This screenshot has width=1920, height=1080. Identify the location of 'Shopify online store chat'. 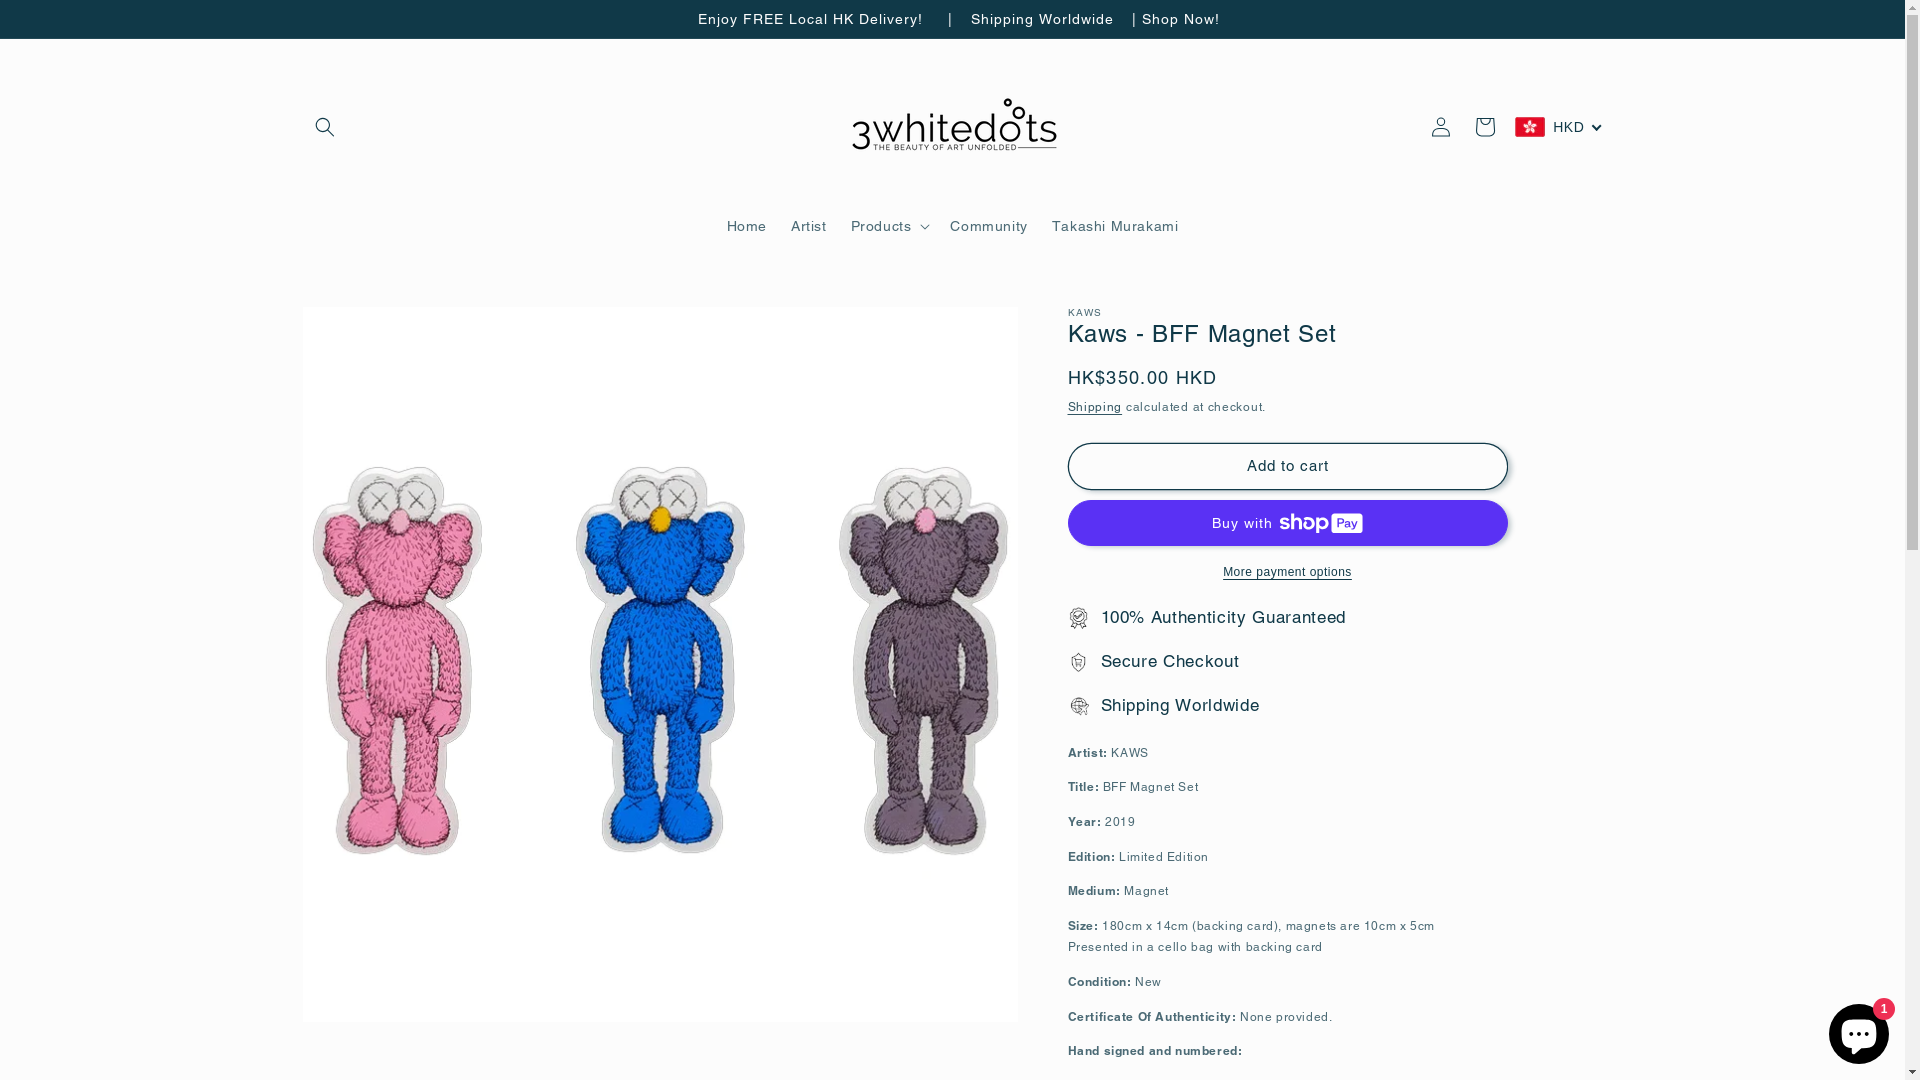
(1857, 1029).